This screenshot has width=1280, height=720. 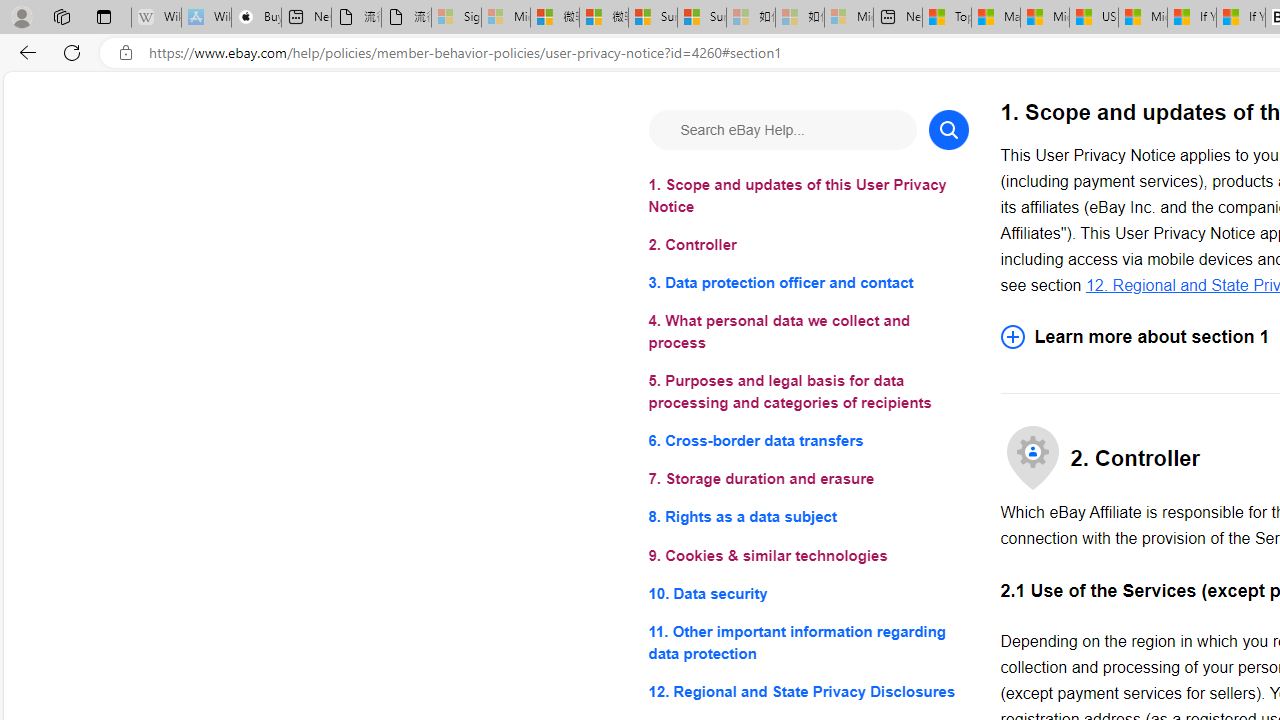 What do you see at coordinates (808, 642) in the screenshot?
I see `'11. Other important information regarding data protection'` at bounding box center [808, 642].